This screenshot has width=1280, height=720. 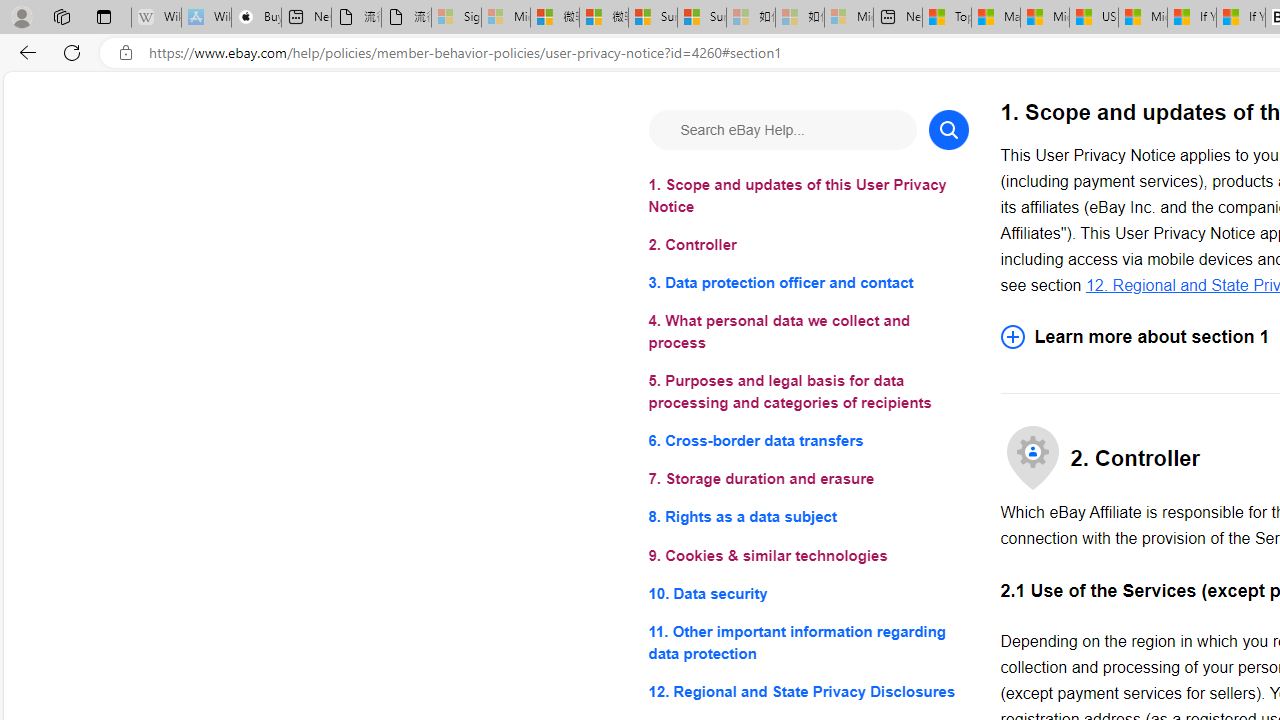 What do you see at coordinates (808, 642) in the screenshot?
I see `'11. Other important information regarding data protection'` at bounding box center [808, 642].